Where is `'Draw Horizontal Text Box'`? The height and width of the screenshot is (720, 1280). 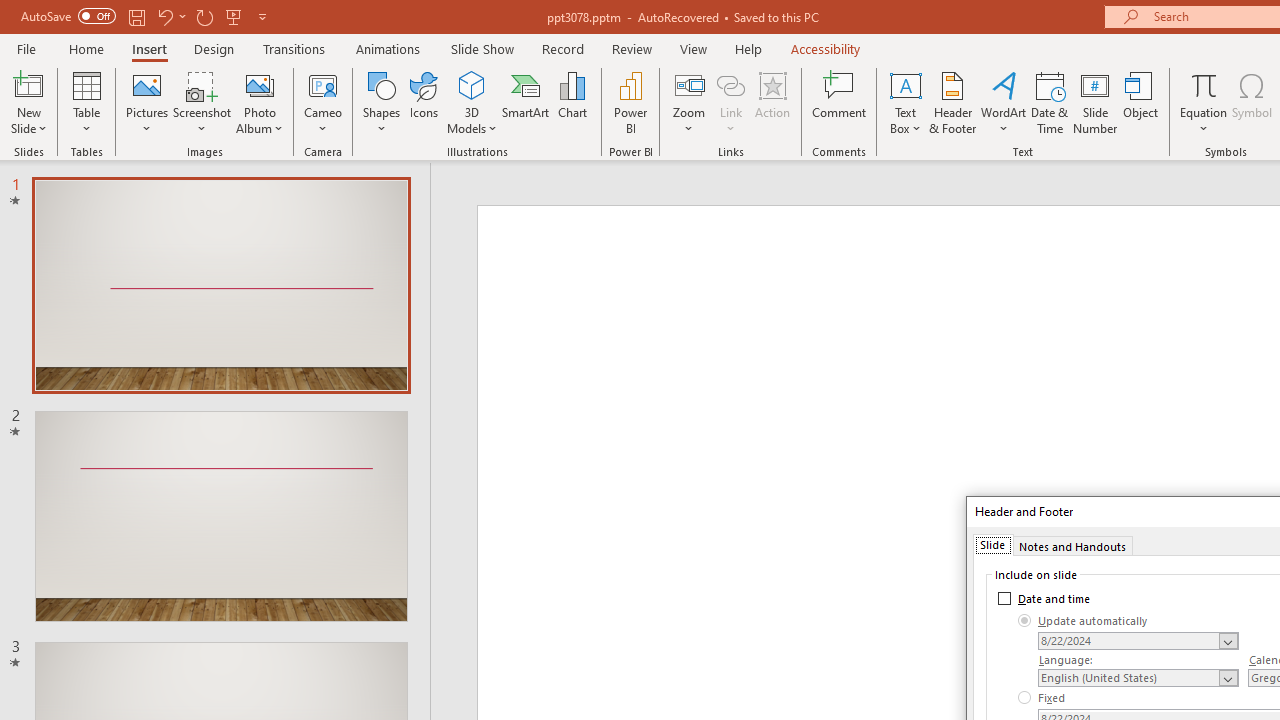
'Draw Horizontal Text Box' is located at coordinates (904, 84).